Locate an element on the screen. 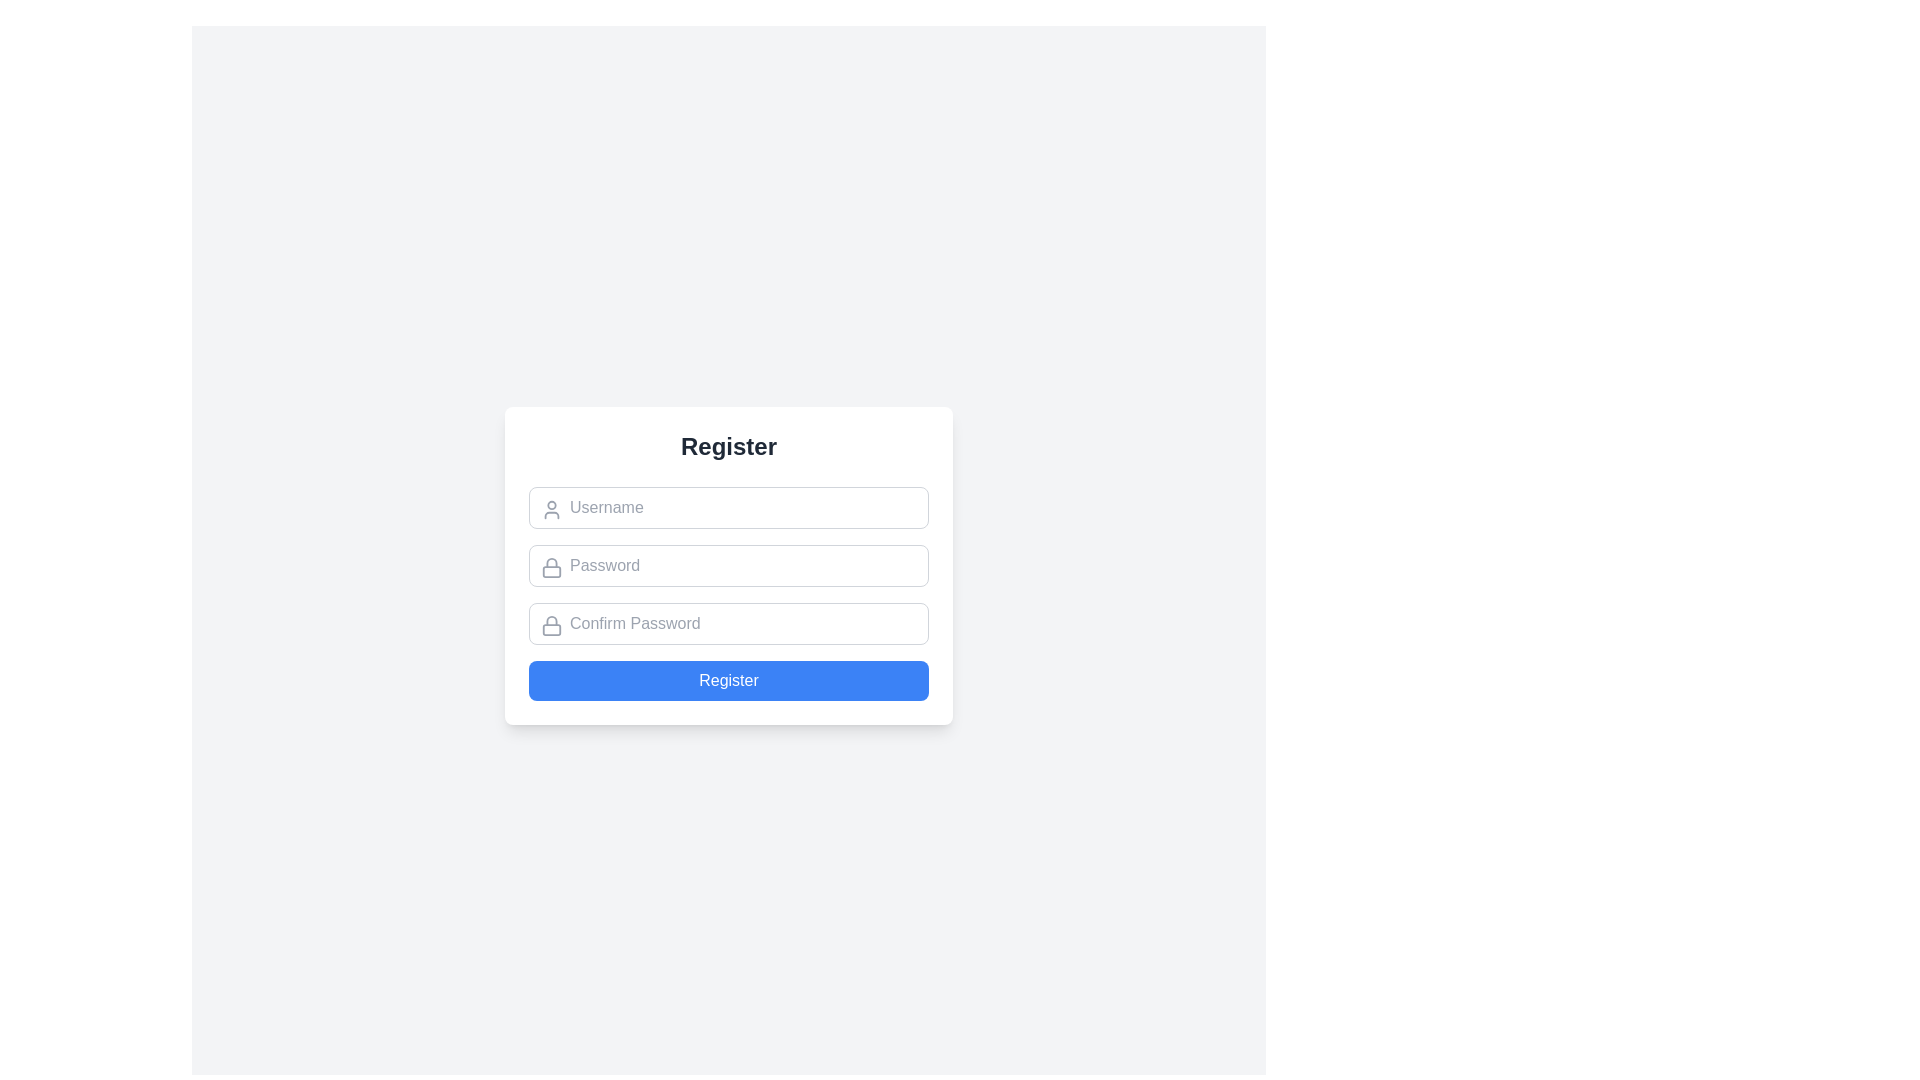 The height and width of the screenshot is (1080, 1920). the lock icon located to the left of the 'Password' input field, which has a gray outline and resembles a padlock is located at coordinates (552, 567).